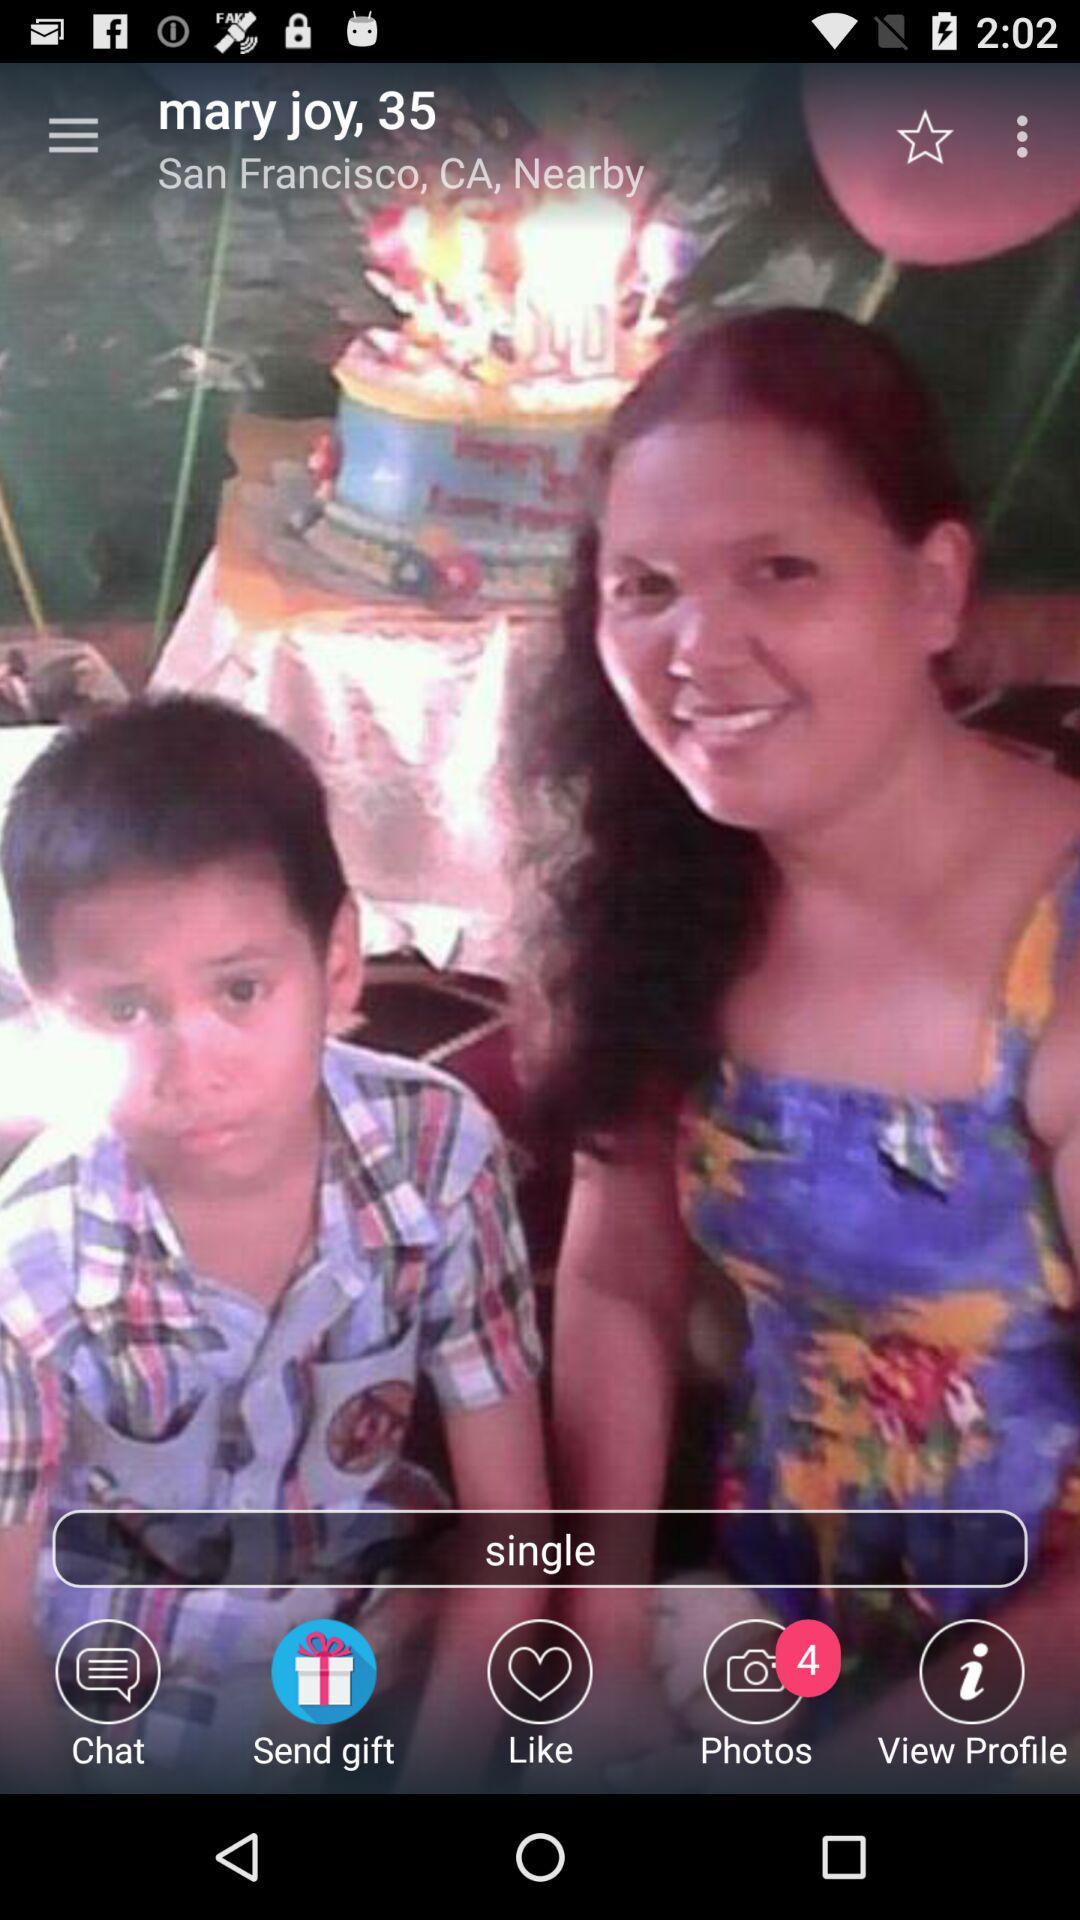 This screenshot has height=1920, width=1080. Describe the element at coordinates (540, 1705) in the screenshot. I see `item to the right of send gift icon` at that location.